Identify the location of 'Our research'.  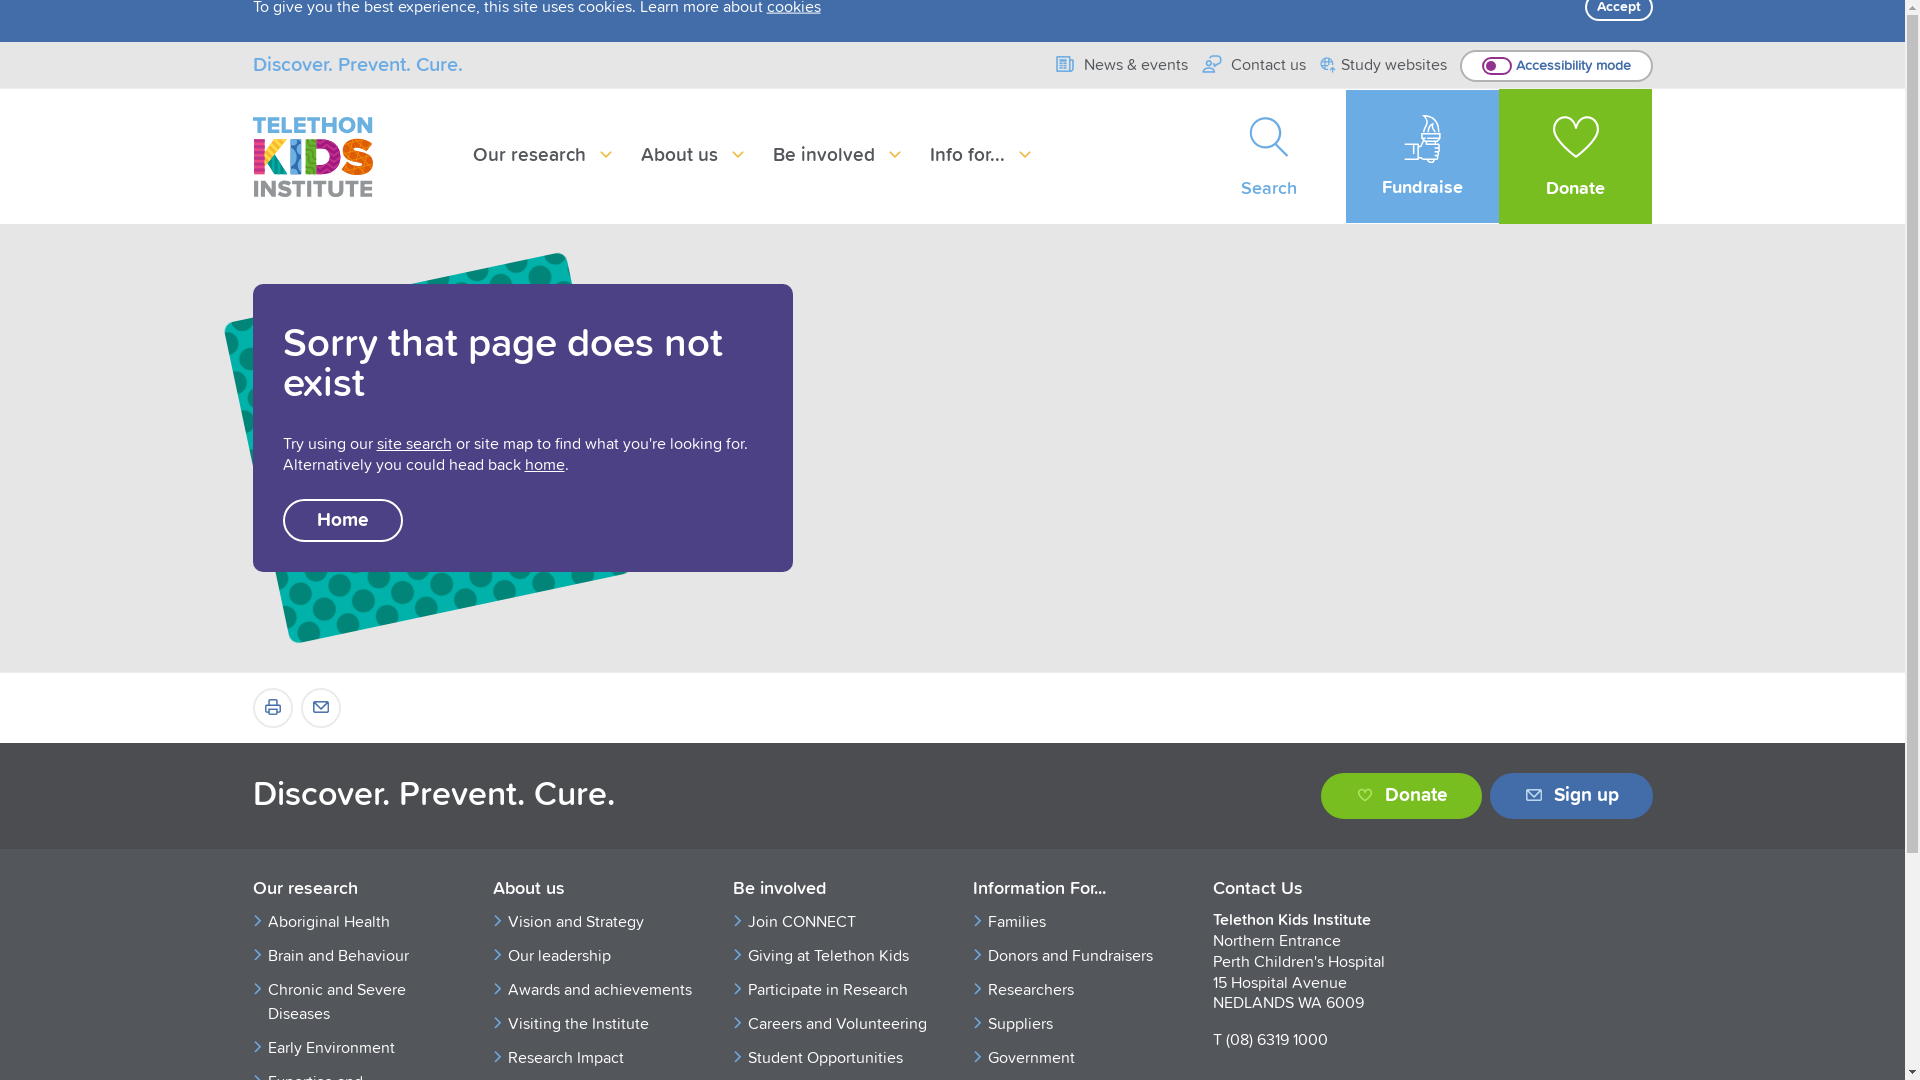
(351, 889).